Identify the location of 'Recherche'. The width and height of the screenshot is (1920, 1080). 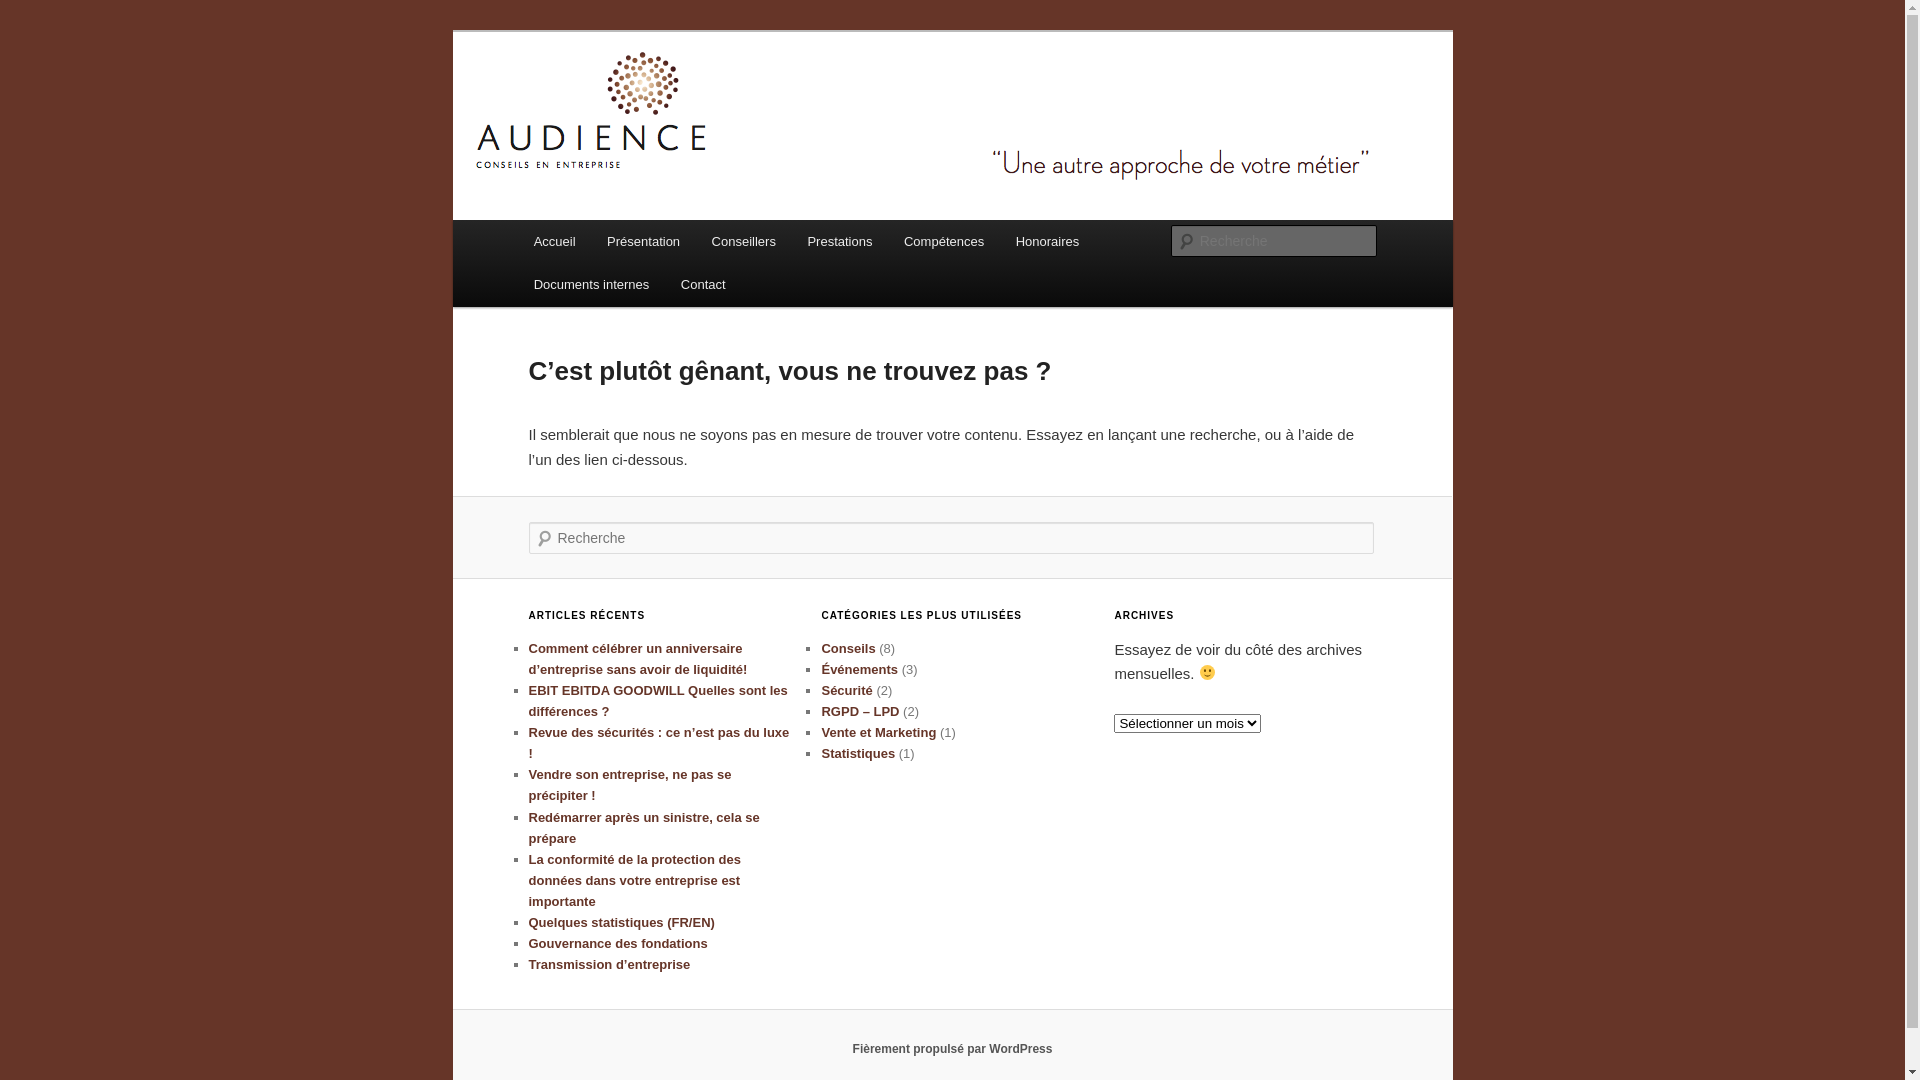
(44, 11).